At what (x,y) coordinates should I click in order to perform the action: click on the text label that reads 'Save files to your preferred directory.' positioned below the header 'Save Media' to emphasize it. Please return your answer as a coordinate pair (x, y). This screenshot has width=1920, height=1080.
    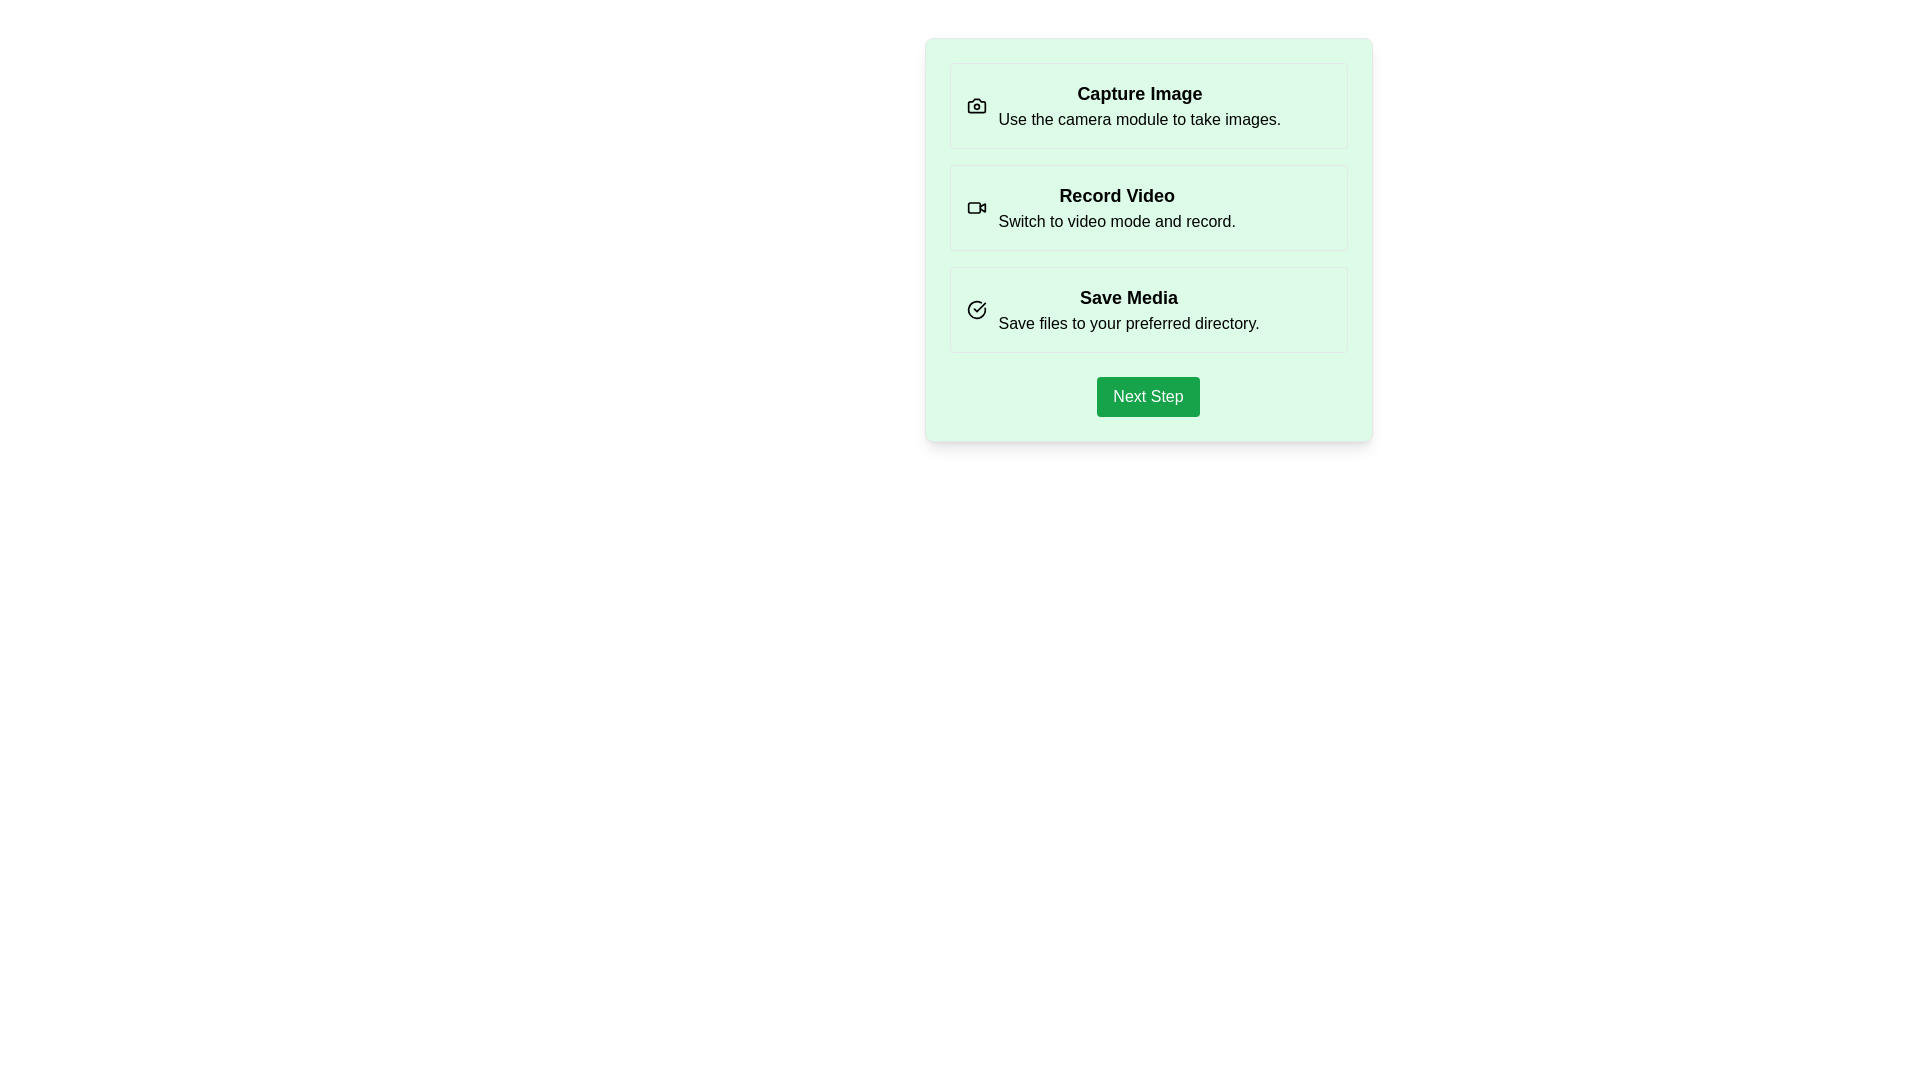
    Looking at the image, I should click on (1129, 323).